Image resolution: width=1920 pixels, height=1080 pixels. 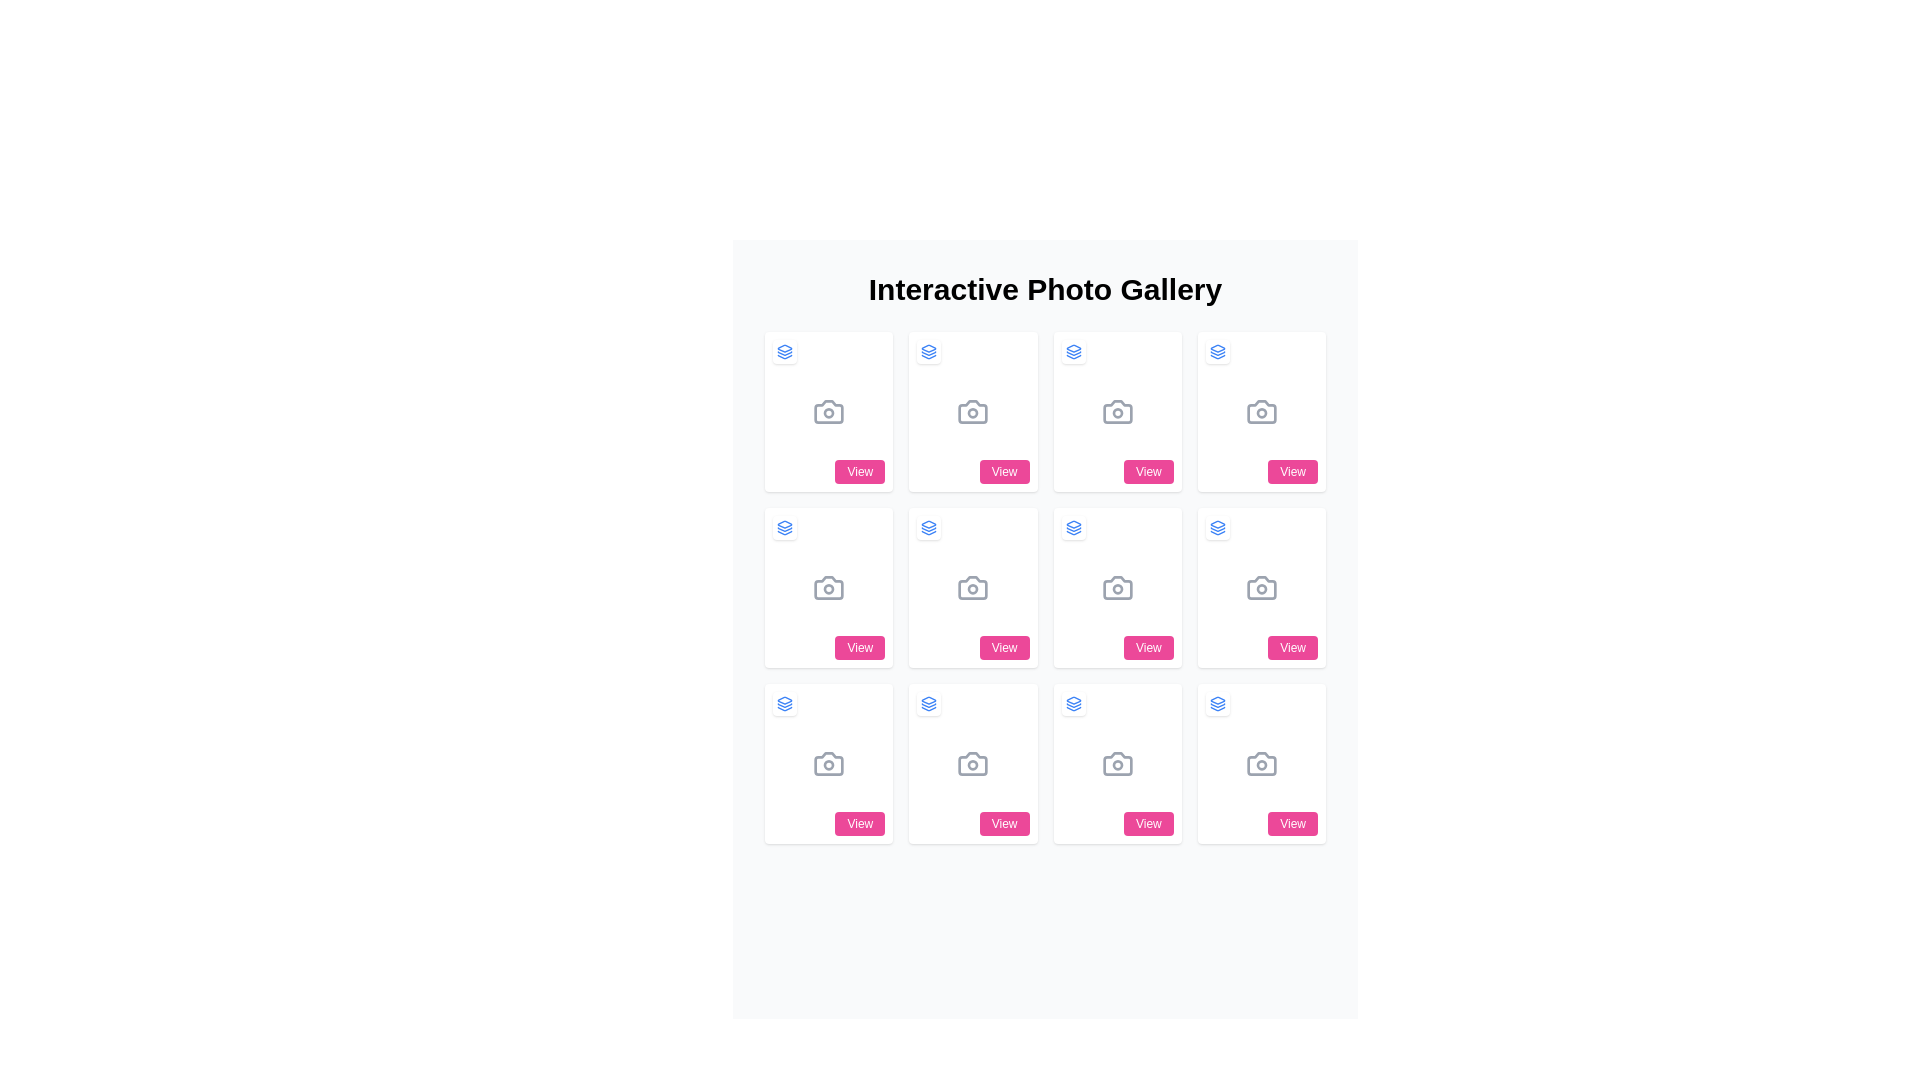 I want to click on the primary camera icon located in the ninth card of a three-by-four grid layout, which is positioned centrally above the pink 'View' button, so click(x=1116, y=586).